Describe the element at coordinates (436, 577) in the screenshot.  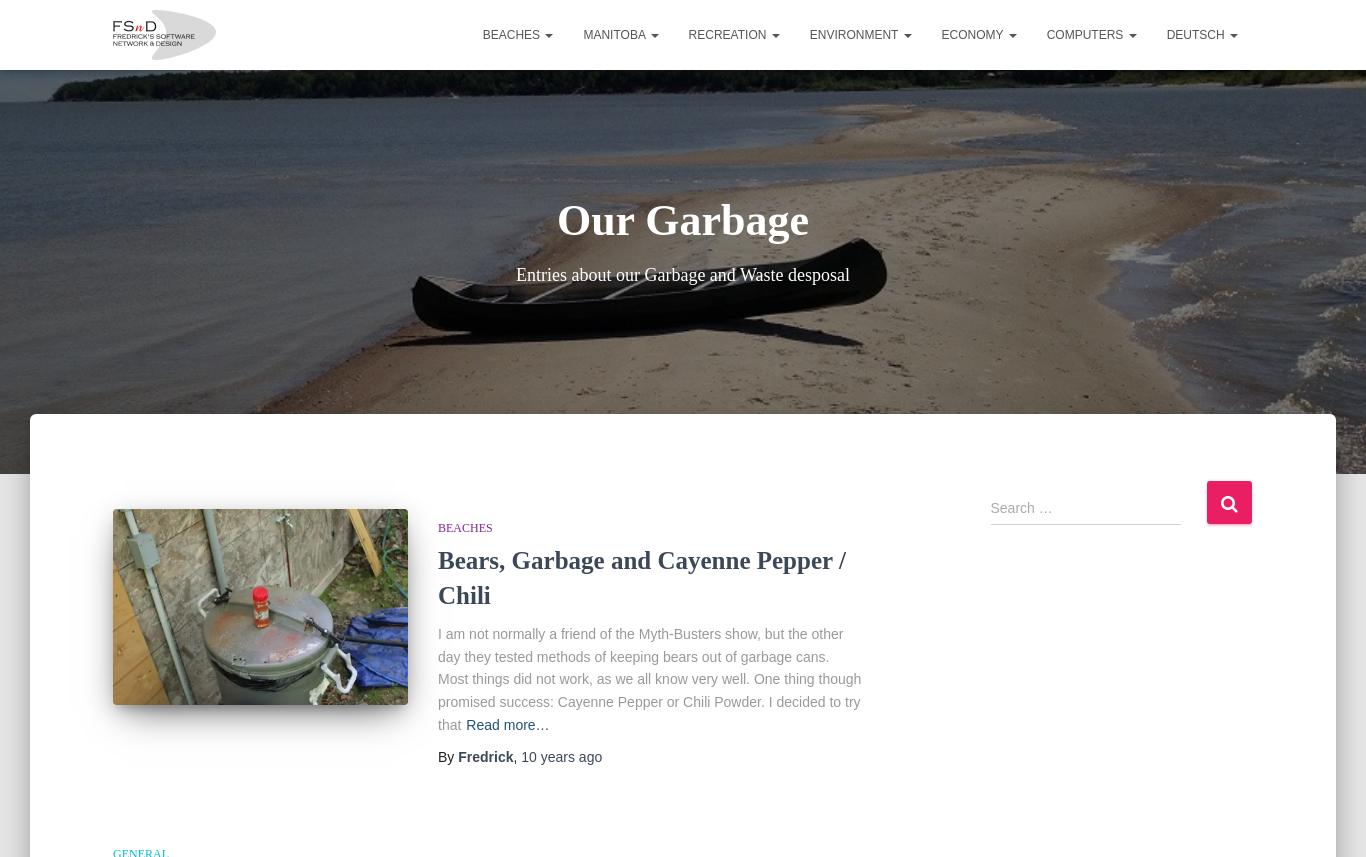
I see `'Bears, Garbage and Cayenne Pepper / Chili'` at that location.